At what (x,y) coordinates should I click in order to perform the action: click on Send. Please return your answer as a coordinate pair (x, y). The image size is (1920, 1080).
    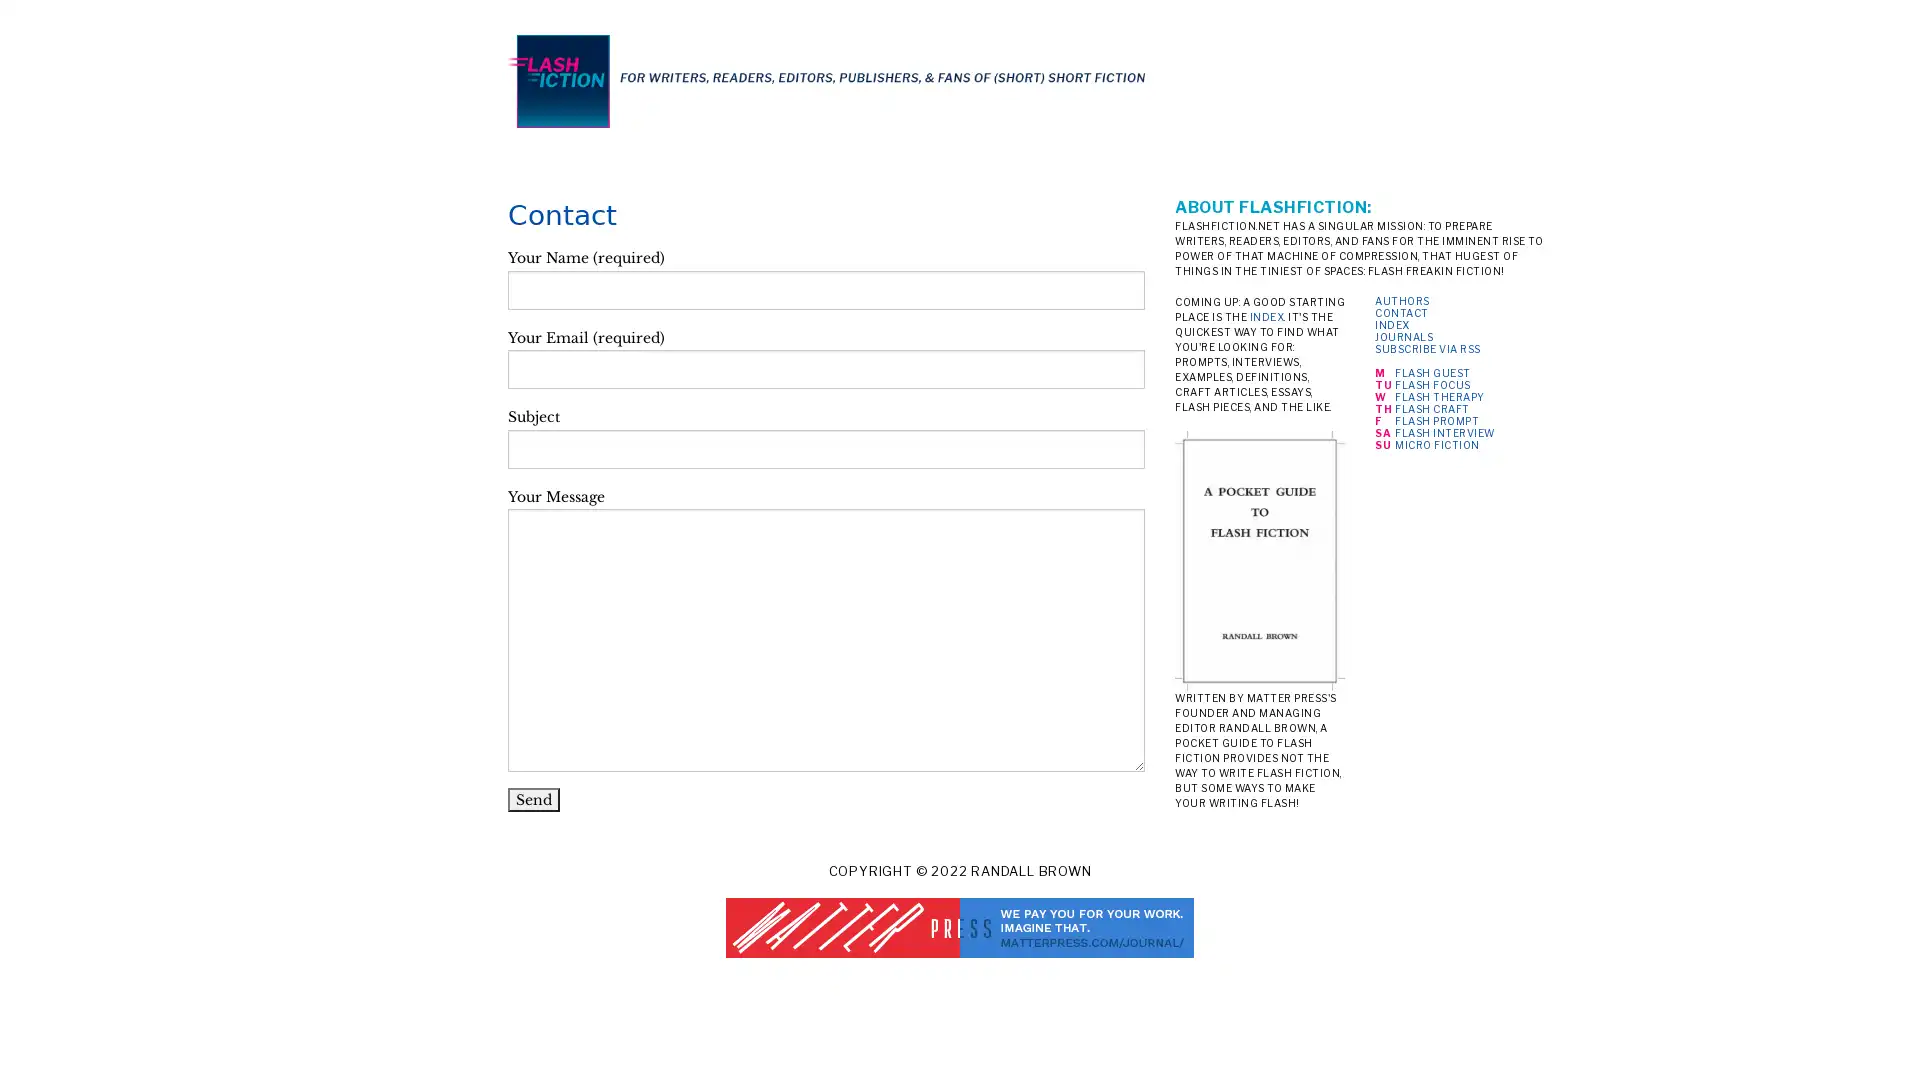
    Looking at the image, I should click on (533, 798).